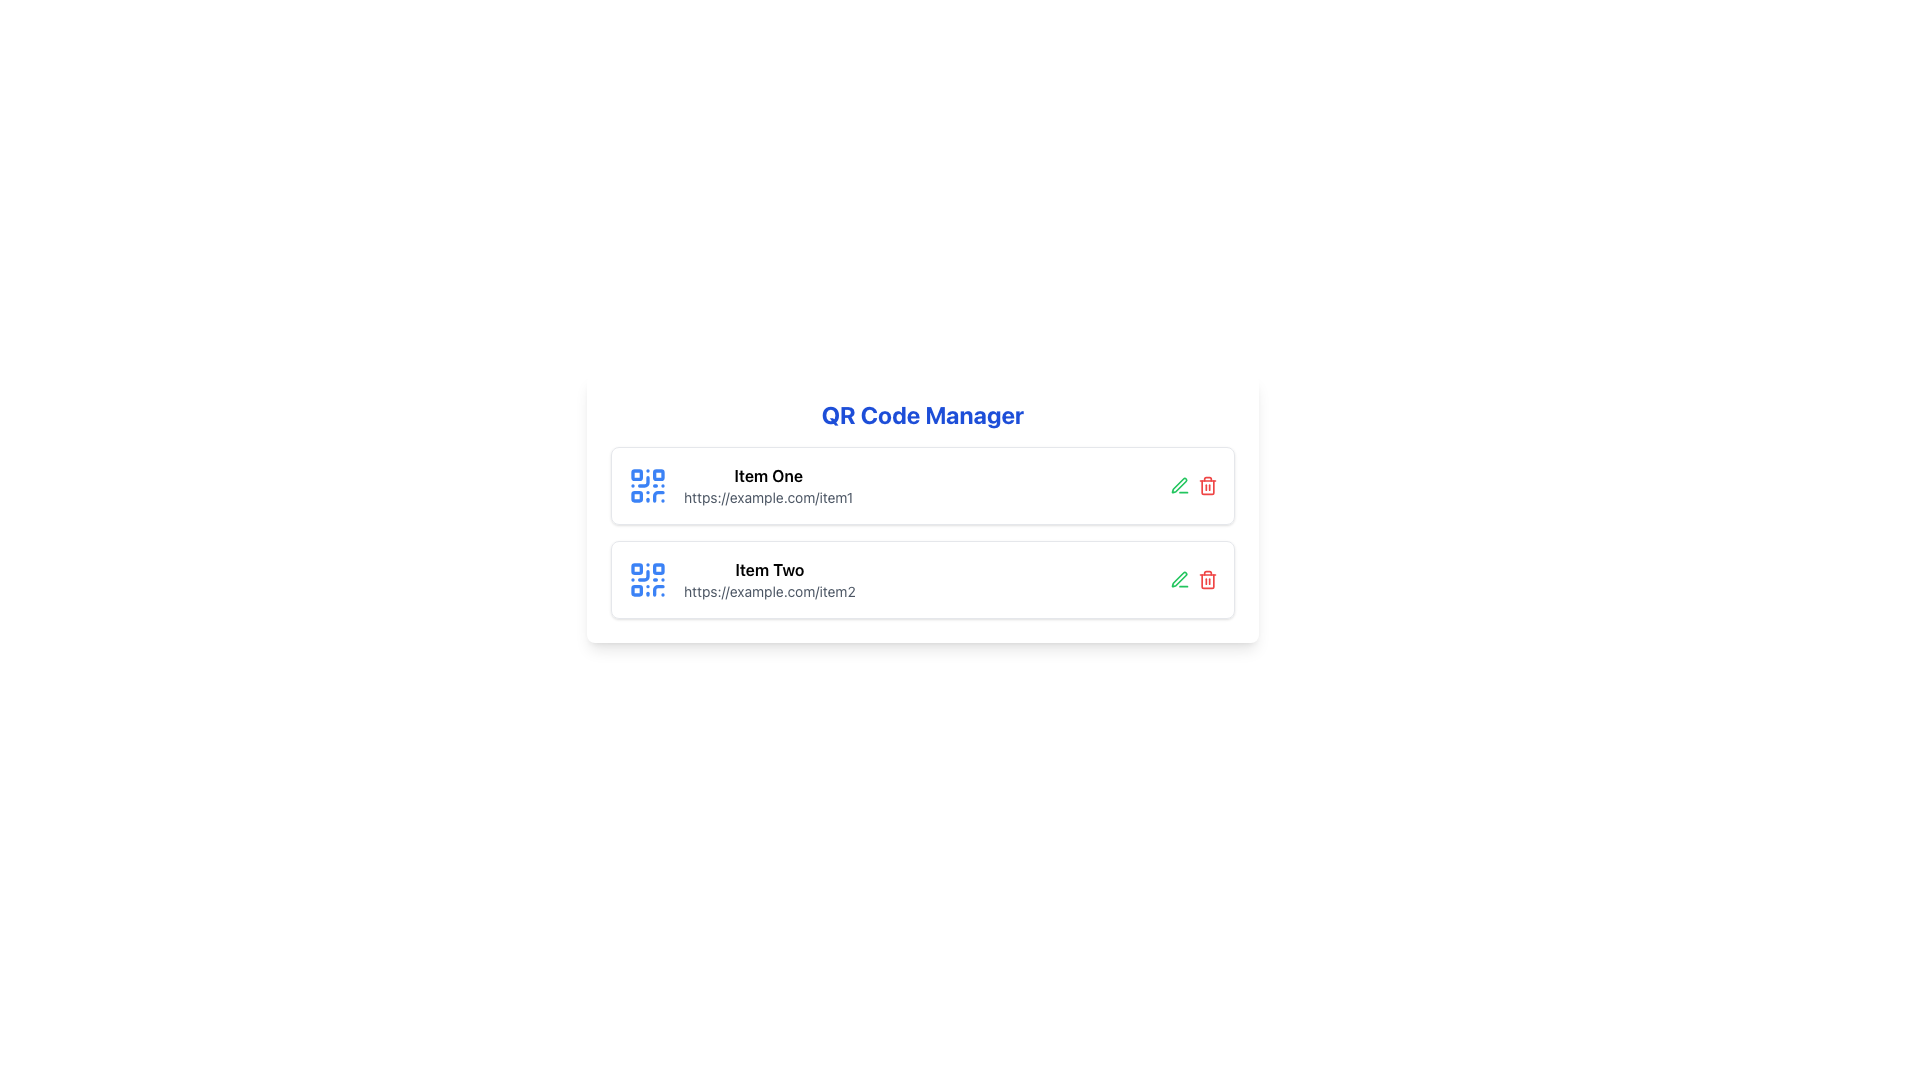 The image size is (1920, 1080). What do you see at coordinates (740, 579) in the screenshot?
I see `the 'Item Two' list item, which displays the text in bold and a smaller gray URL below it` at bounding box center [740, 579].